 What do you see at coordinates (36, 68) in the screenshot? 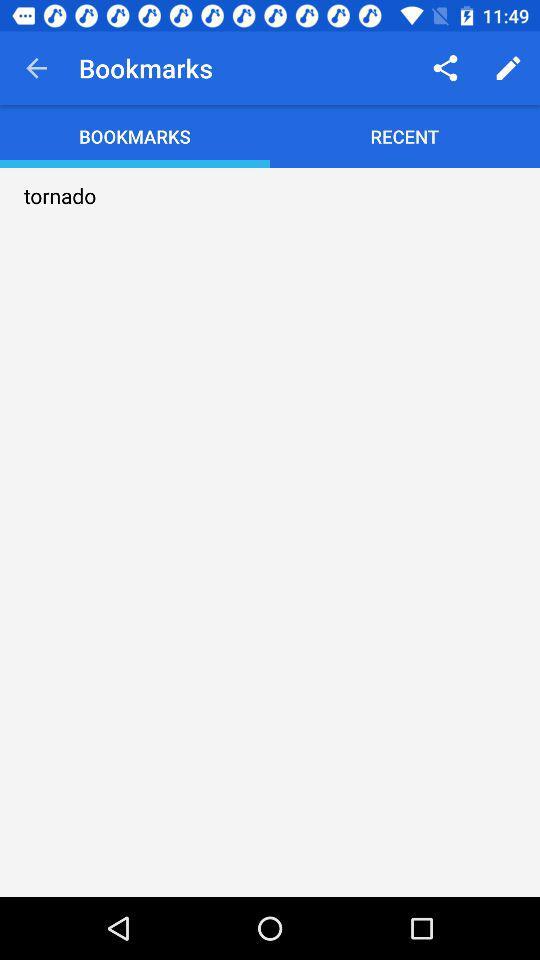
I see `the item above the tornado` at bounding box center [36, 68].